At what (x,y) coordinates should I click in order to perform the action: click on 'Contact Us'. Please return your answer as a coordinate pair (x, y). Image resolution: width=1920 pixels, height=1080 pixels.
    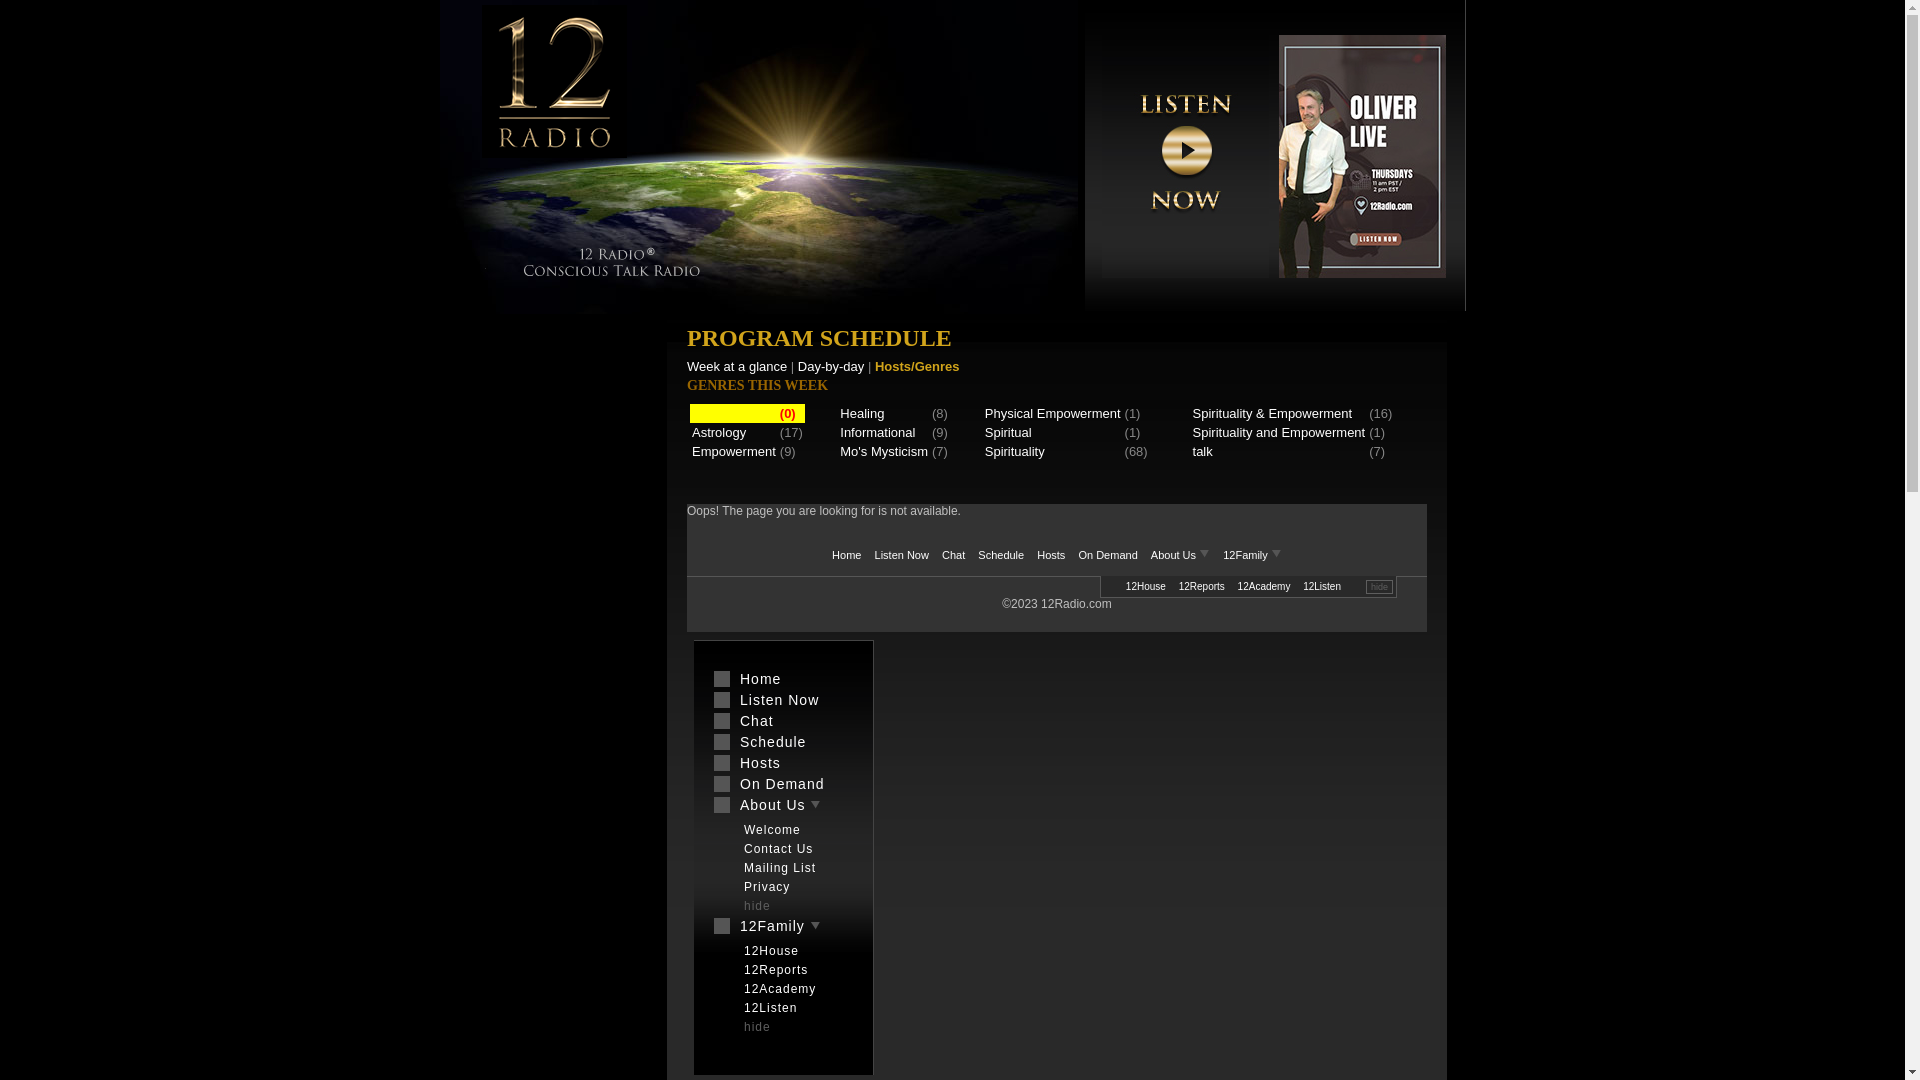
    Looking at the image, I should click on (792, 848).